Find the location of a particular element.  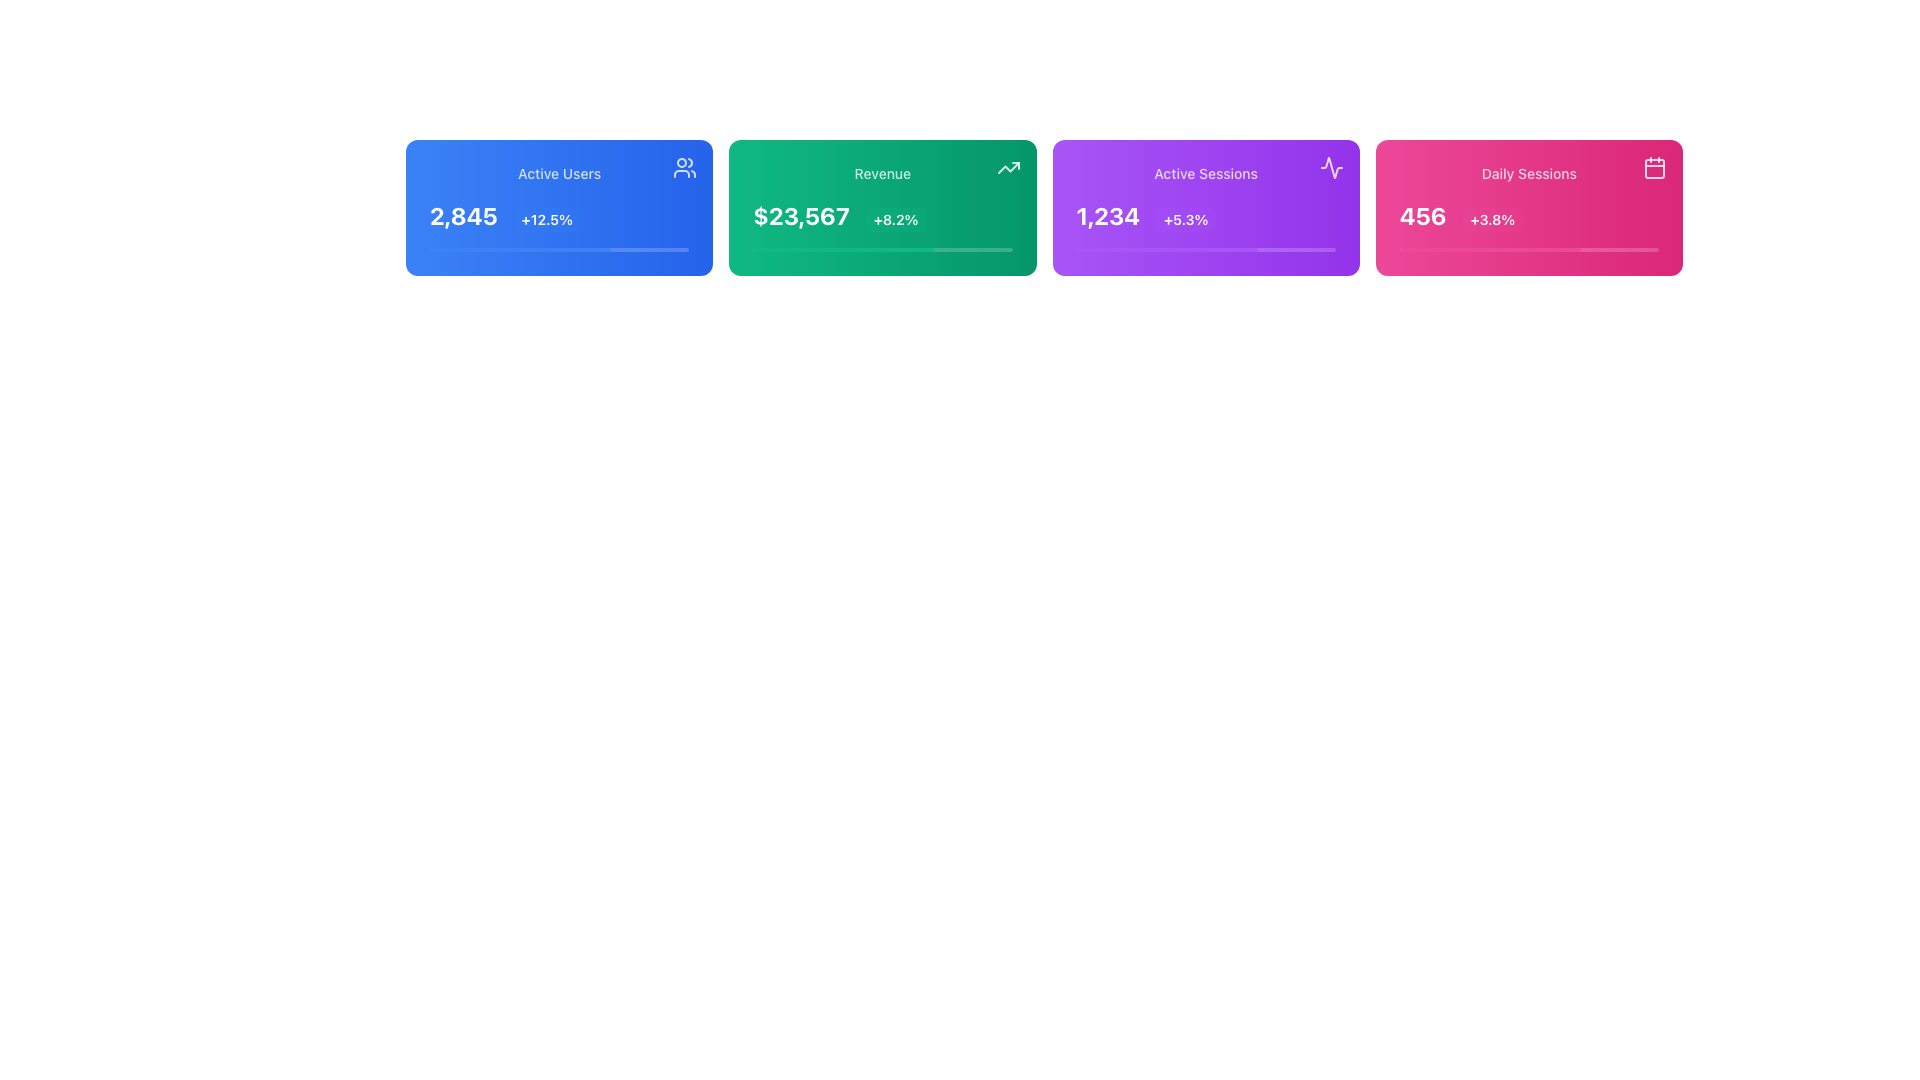

the small white icon resembling a data representation located in the top-right corner of the 'Active Sessions' purple card is located at coordinates (1331, 167).